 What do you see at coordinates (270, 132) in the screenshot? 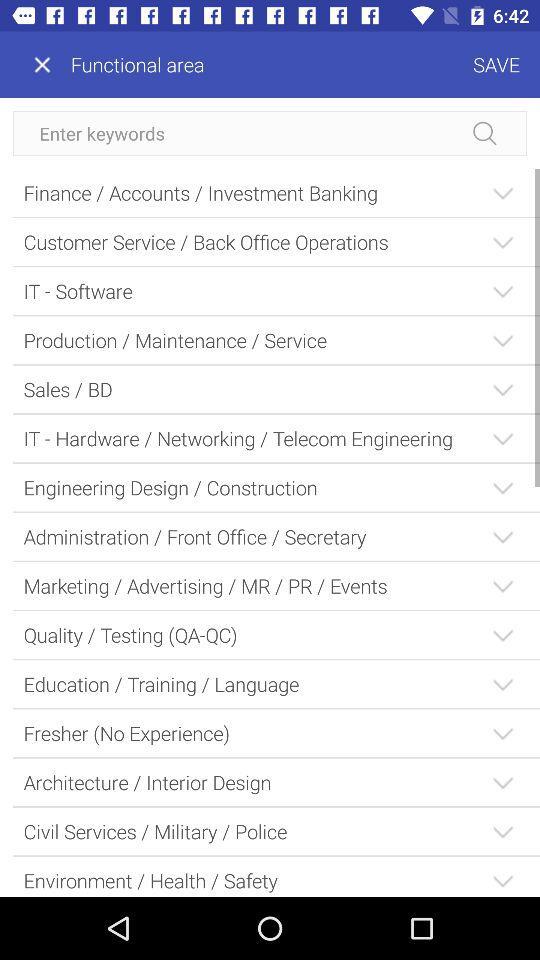
I see `open search bar` at bounding box center [270, 132].